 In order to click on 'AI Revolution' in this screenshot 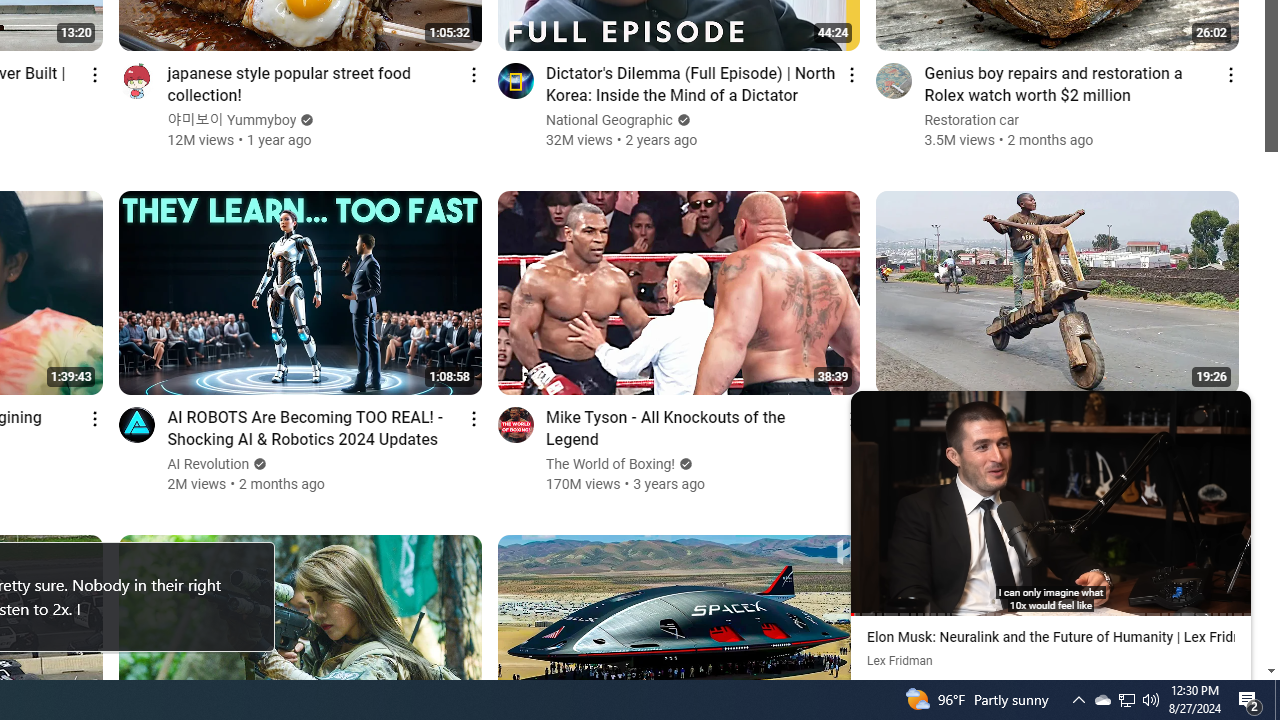, I will do `click(208, 464)`.